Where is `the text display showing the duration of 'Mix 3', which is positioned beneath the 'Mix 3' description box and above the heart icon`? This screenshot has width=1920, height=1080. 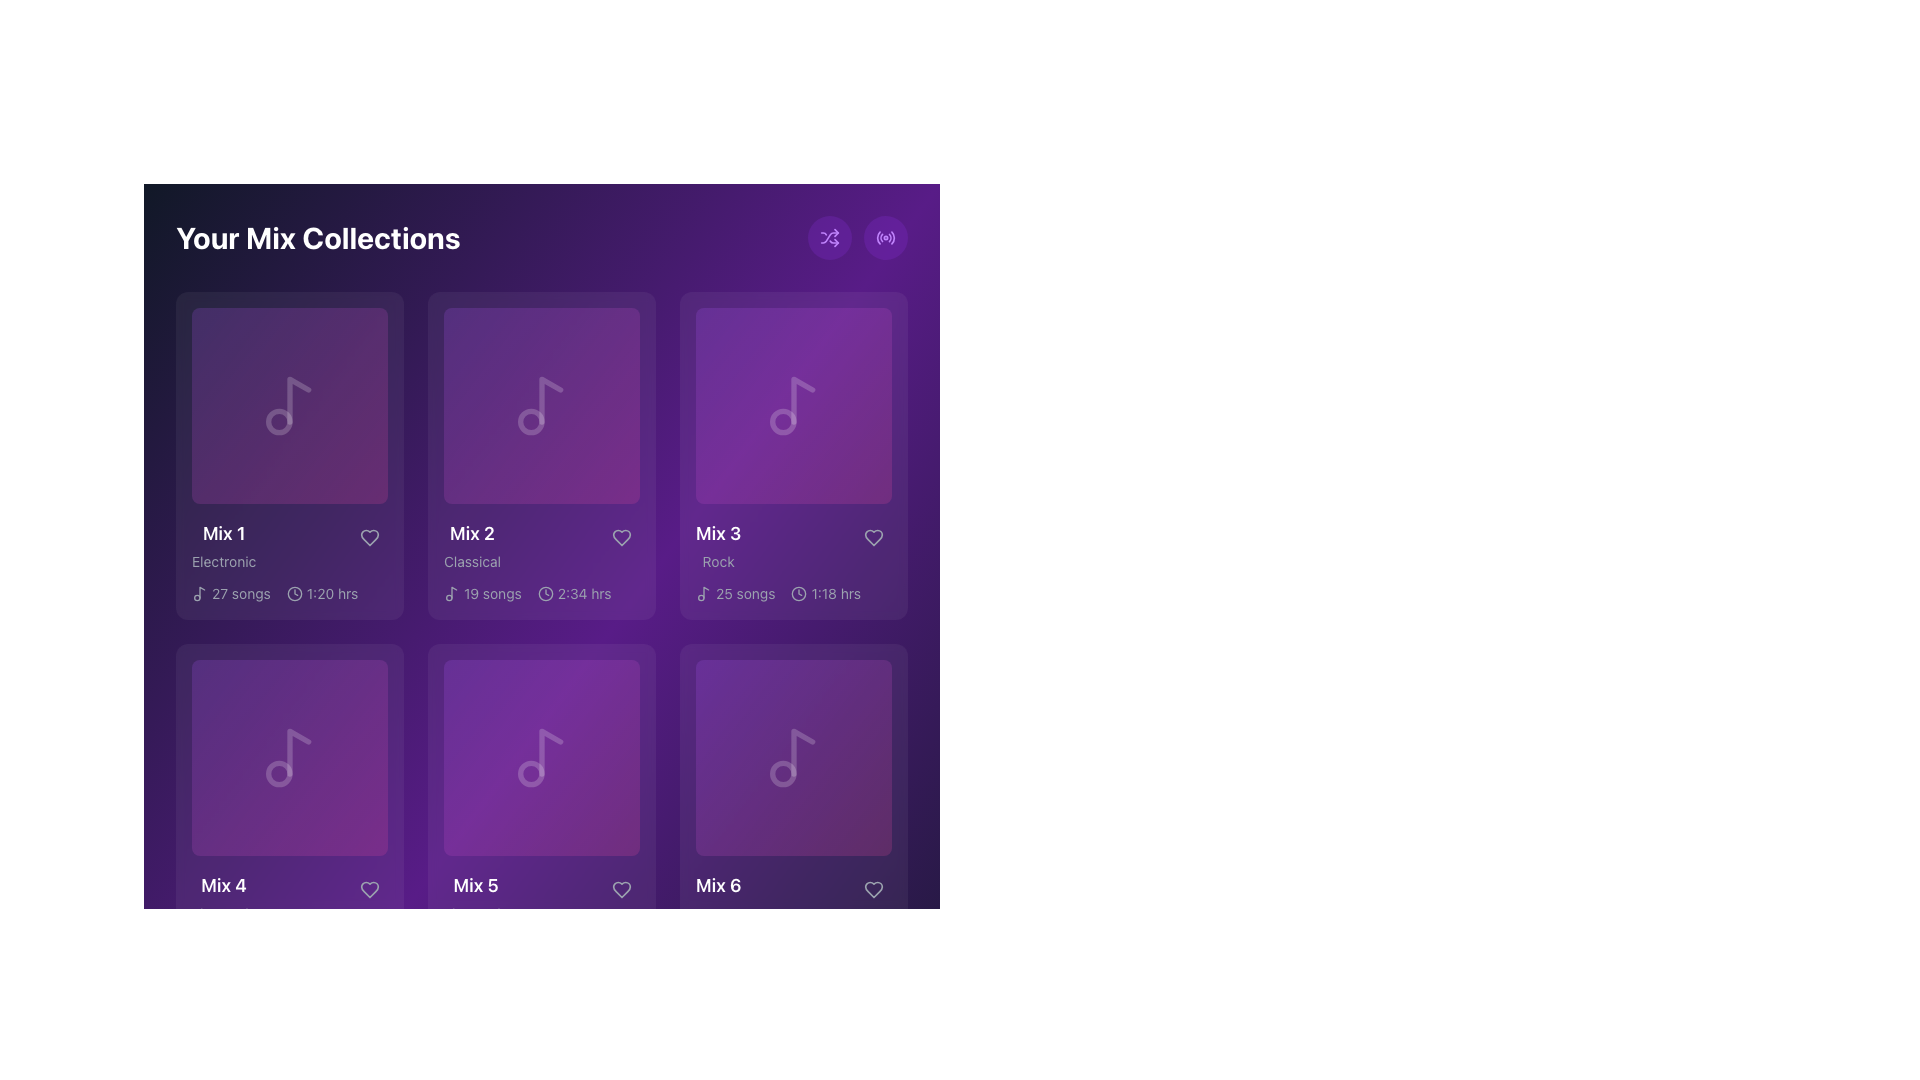 the text display showing the duration of 'Mix 3', which is positioned beneath the 'Mix 3' description box and above the heart icon is located at coordinates (836, 593).